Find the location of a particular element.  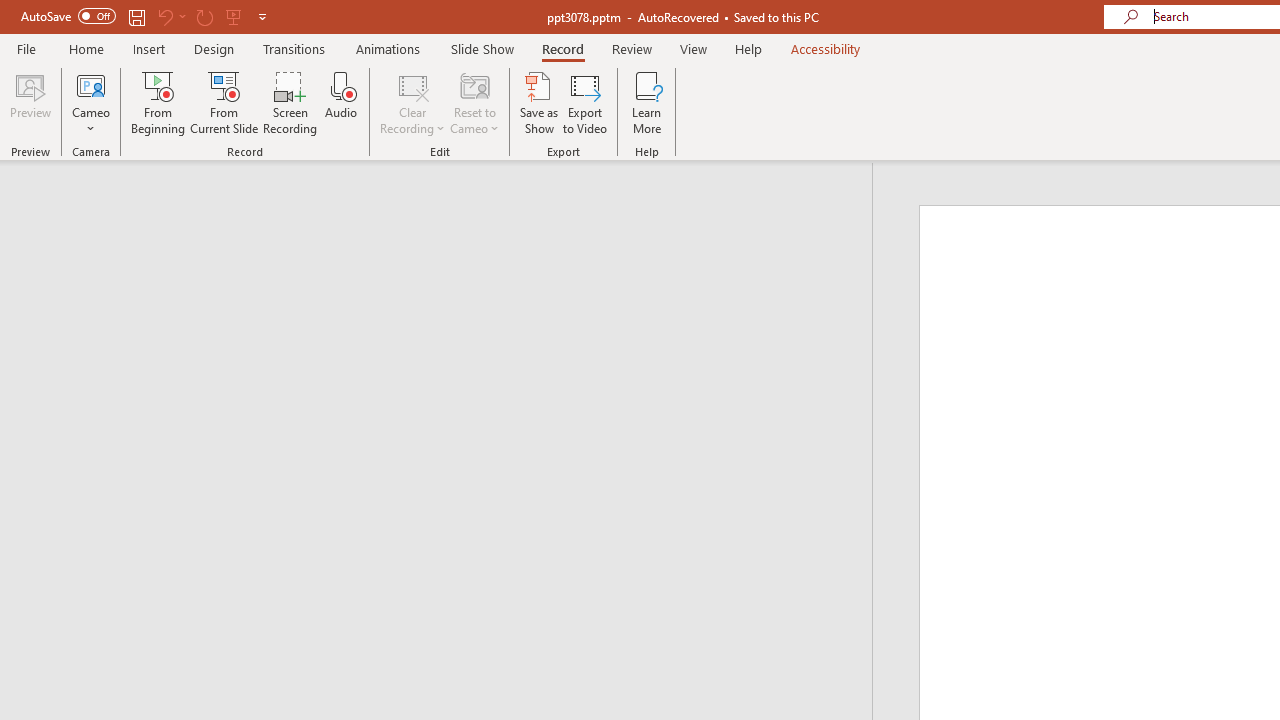

'Save as Show' is located at coordinates (539, 103).